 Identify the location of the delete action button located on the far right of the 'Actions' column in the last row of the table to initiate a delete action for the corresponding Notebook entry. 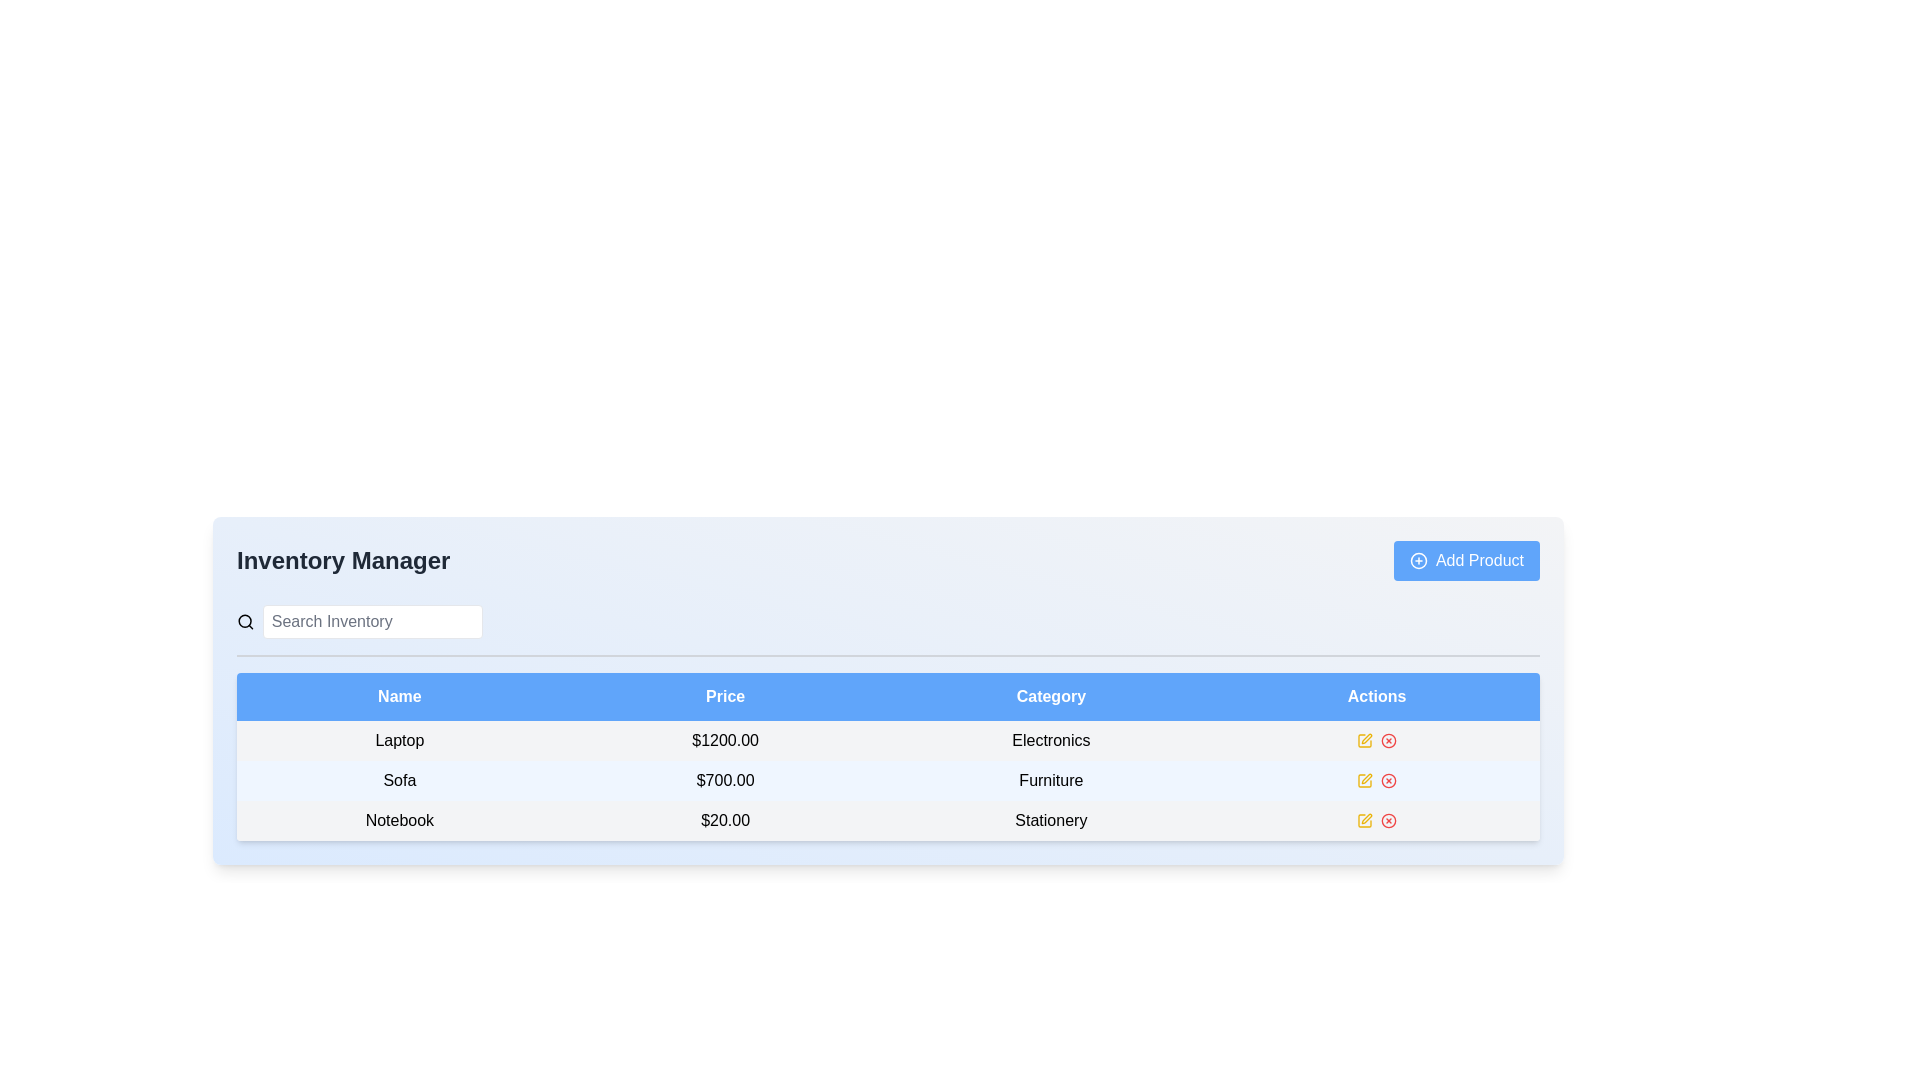
(1388, 821).